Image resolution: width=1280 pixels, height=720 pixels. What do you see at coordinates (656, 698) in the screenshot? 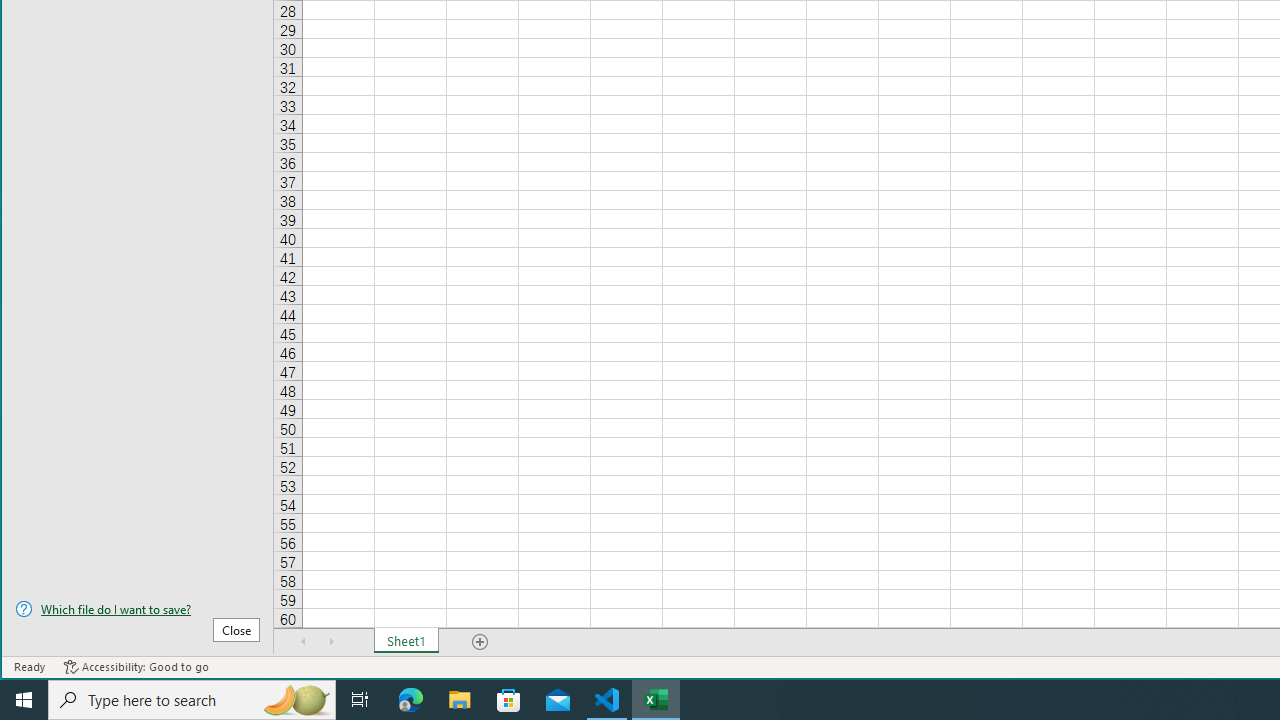
I see `'Excel - 1 running window'` at bounding box center [656, 698].